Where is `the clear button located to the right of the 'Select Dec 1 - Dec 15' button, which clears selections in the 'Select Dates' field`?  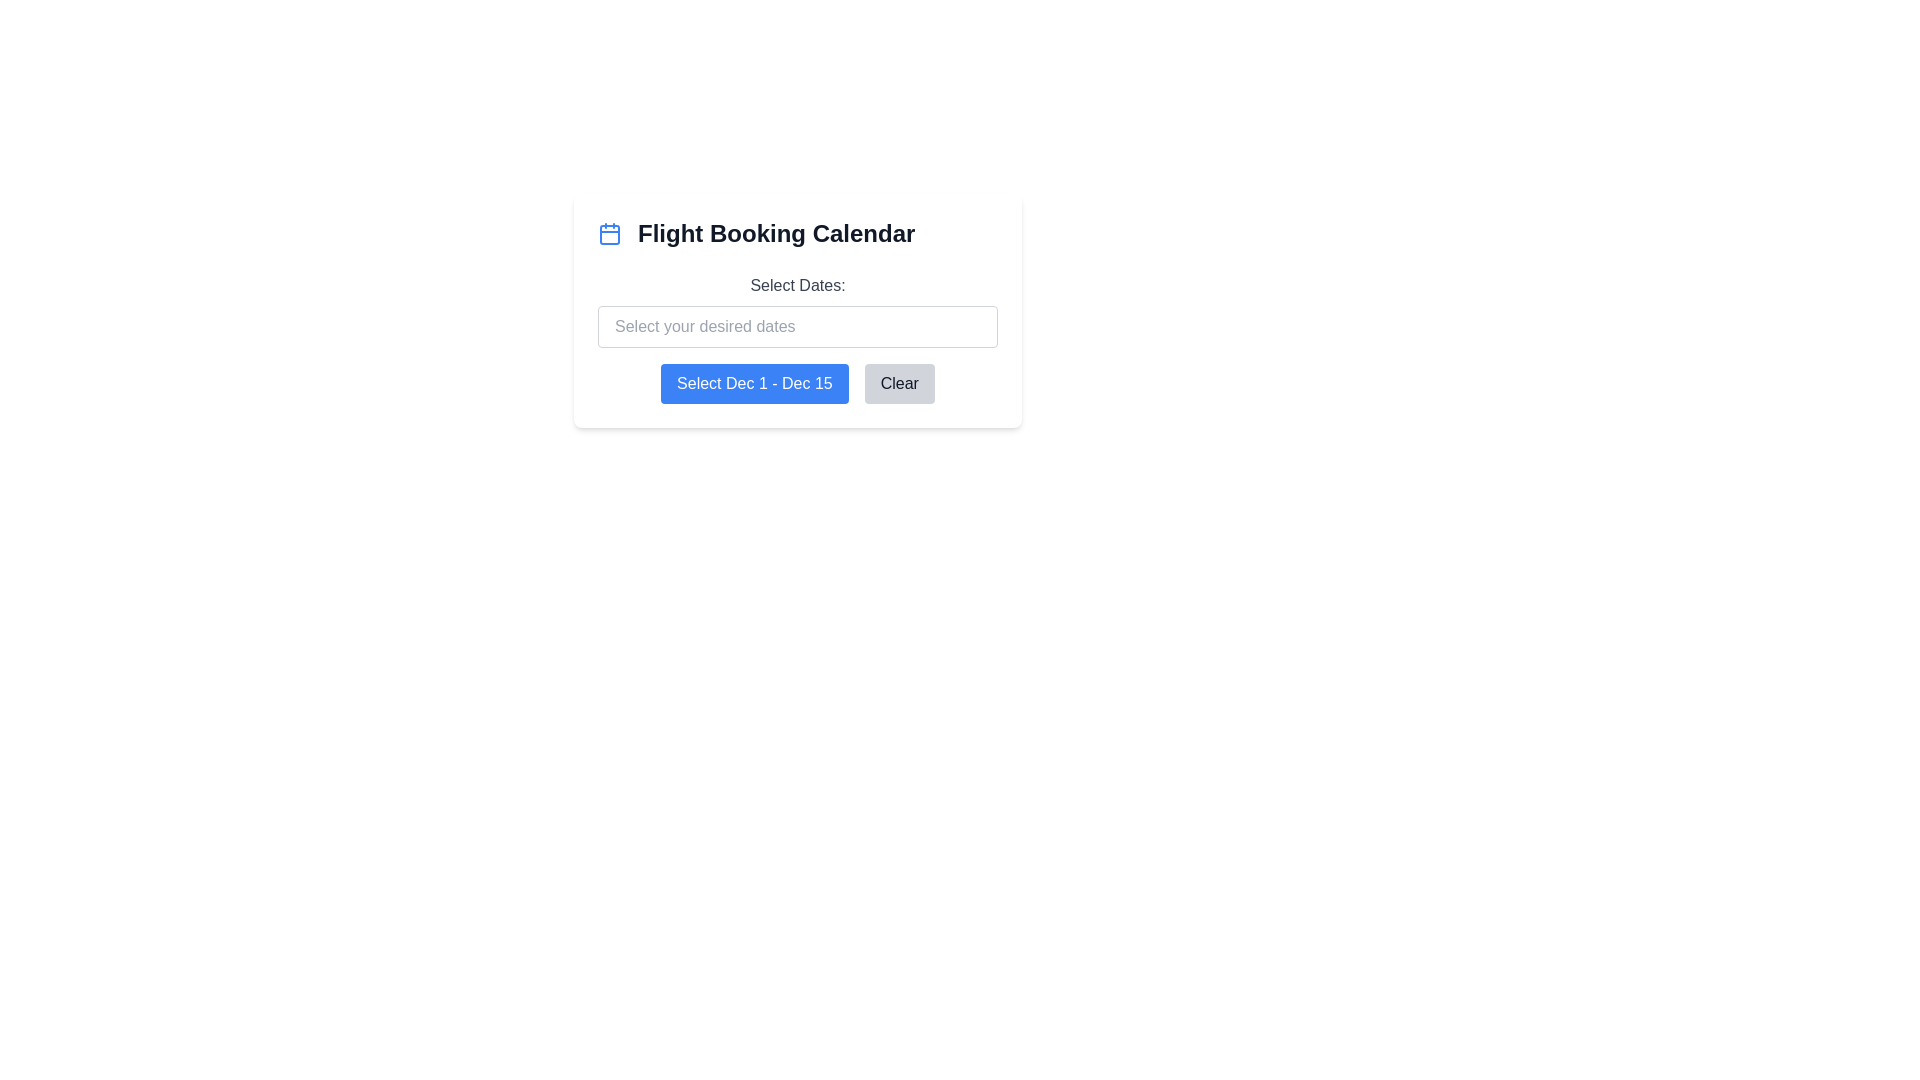
the clear button located to the right of the 'Select Dec 1 - Dec 15' button, which clears selections in the 'Select Dates' field is located at coordinates (898, 384).